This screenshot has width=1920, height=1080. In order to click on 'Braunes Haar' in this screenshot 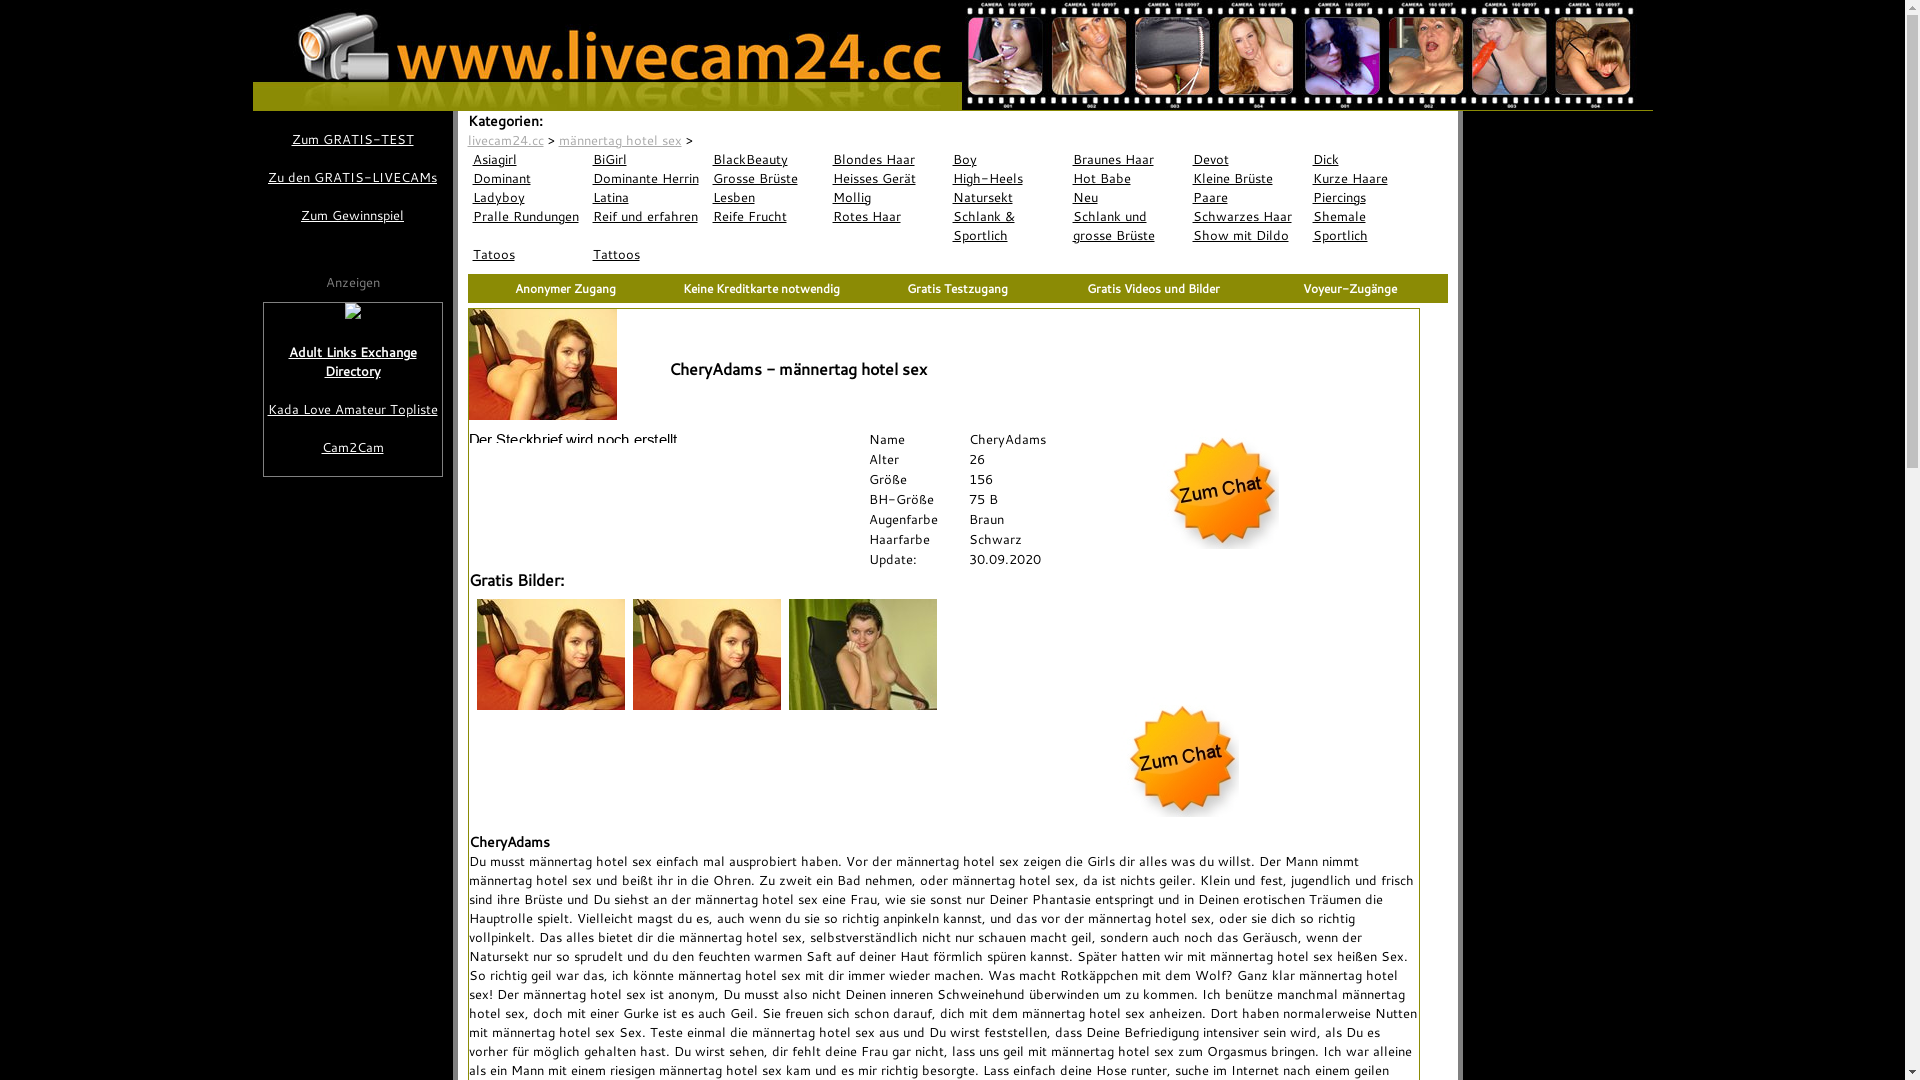, I will do `click(1128, 158)`.